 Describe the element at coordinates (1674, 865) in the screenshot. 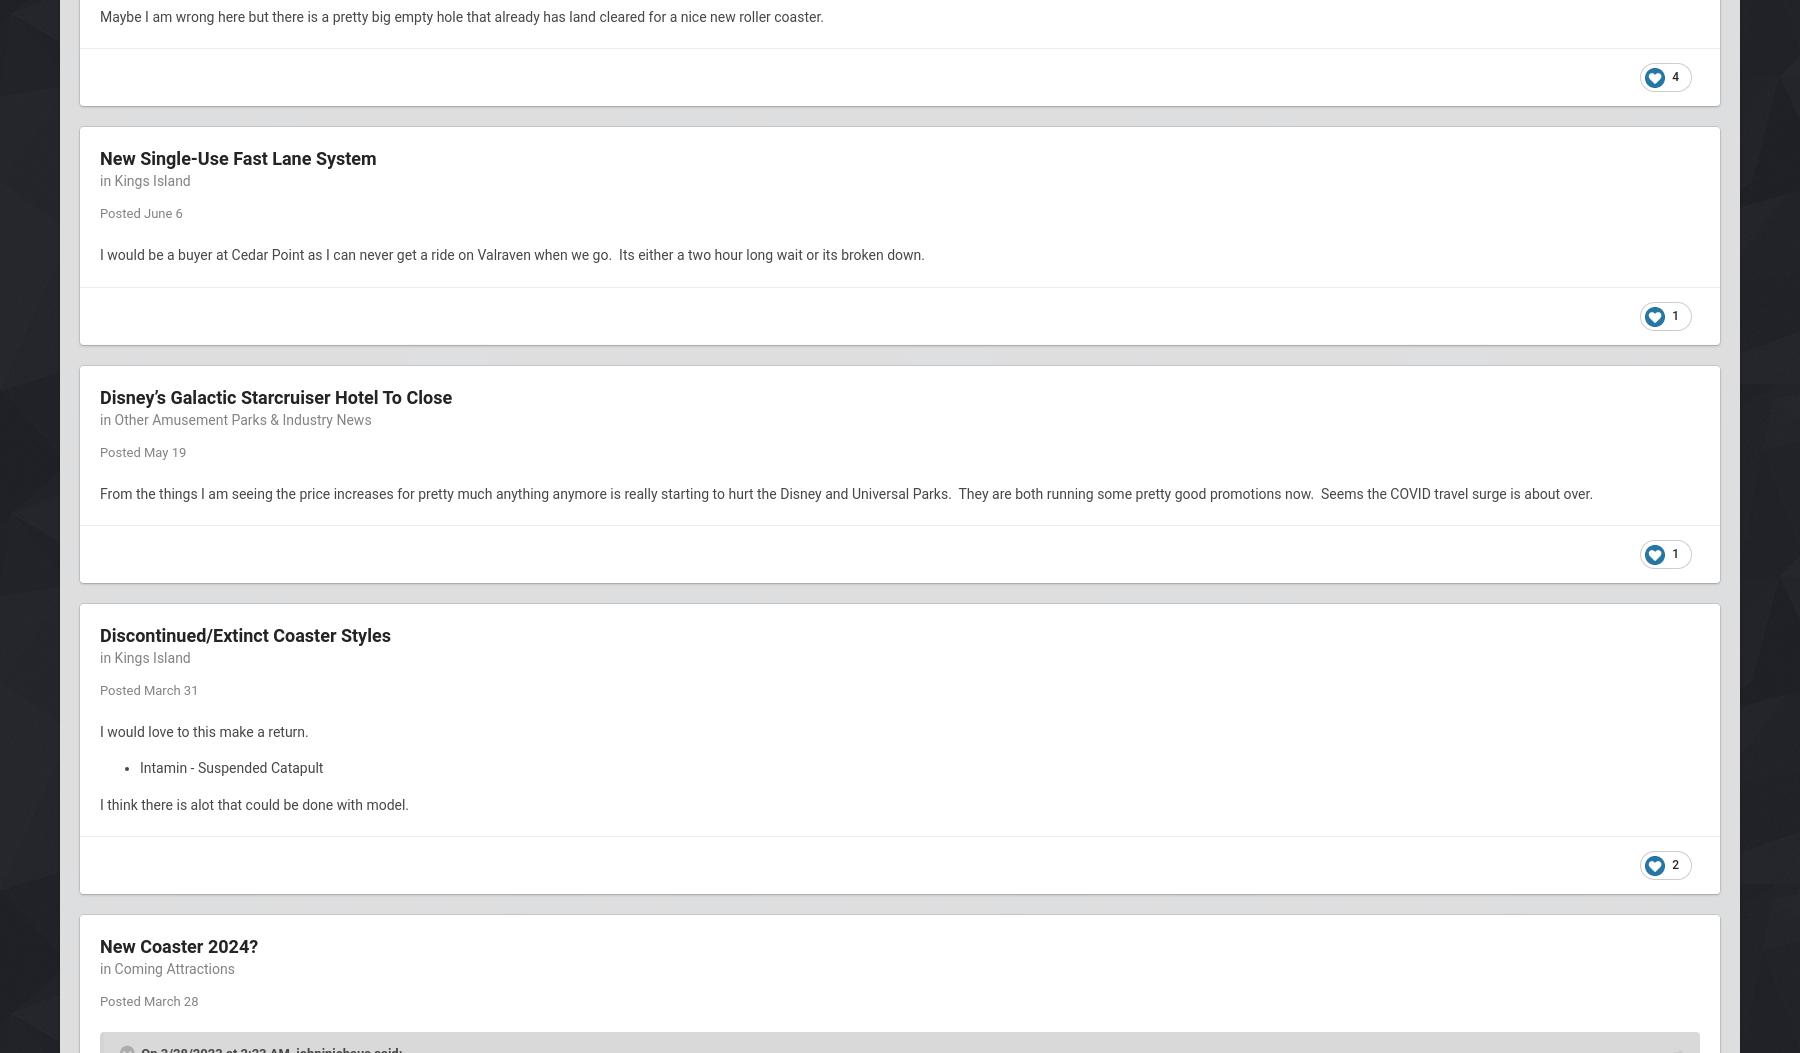

I see `'2'` at that location.